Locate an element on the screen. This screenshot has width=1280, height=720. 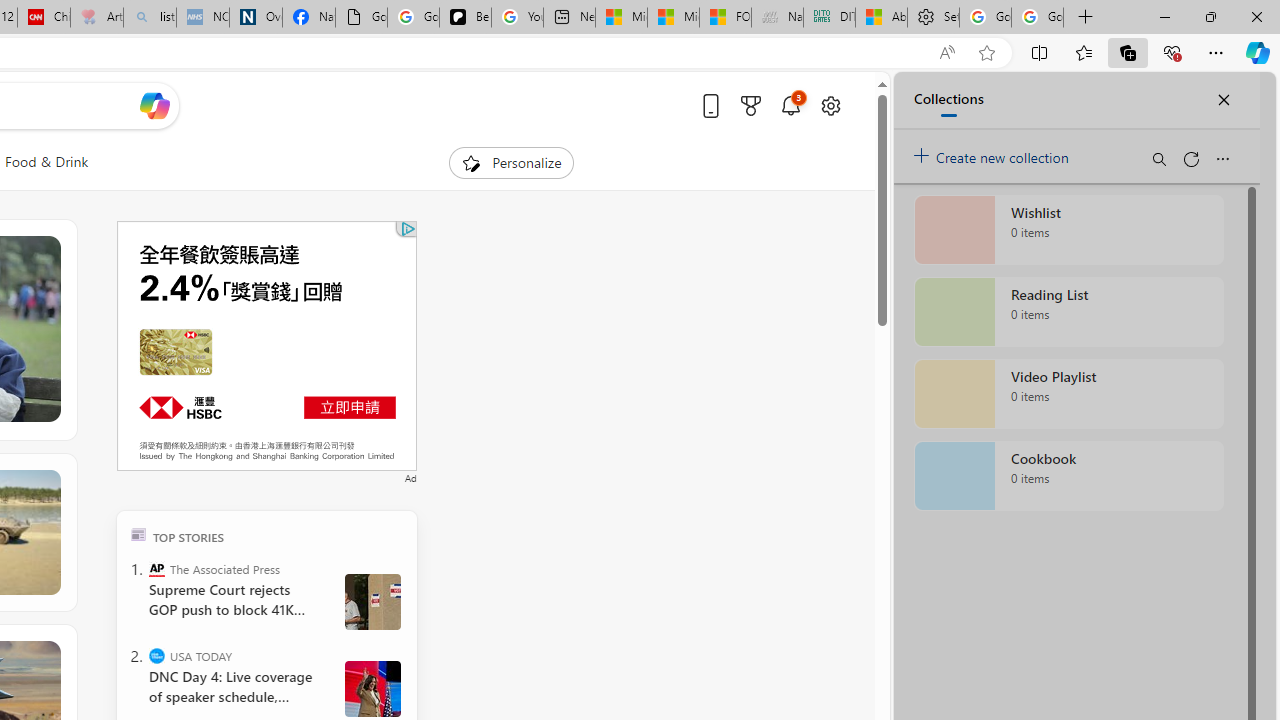
'Aberdeen, Hong Kong SAR hourly forecast | Microsoft Weather' is located at coordinates (880, 17).